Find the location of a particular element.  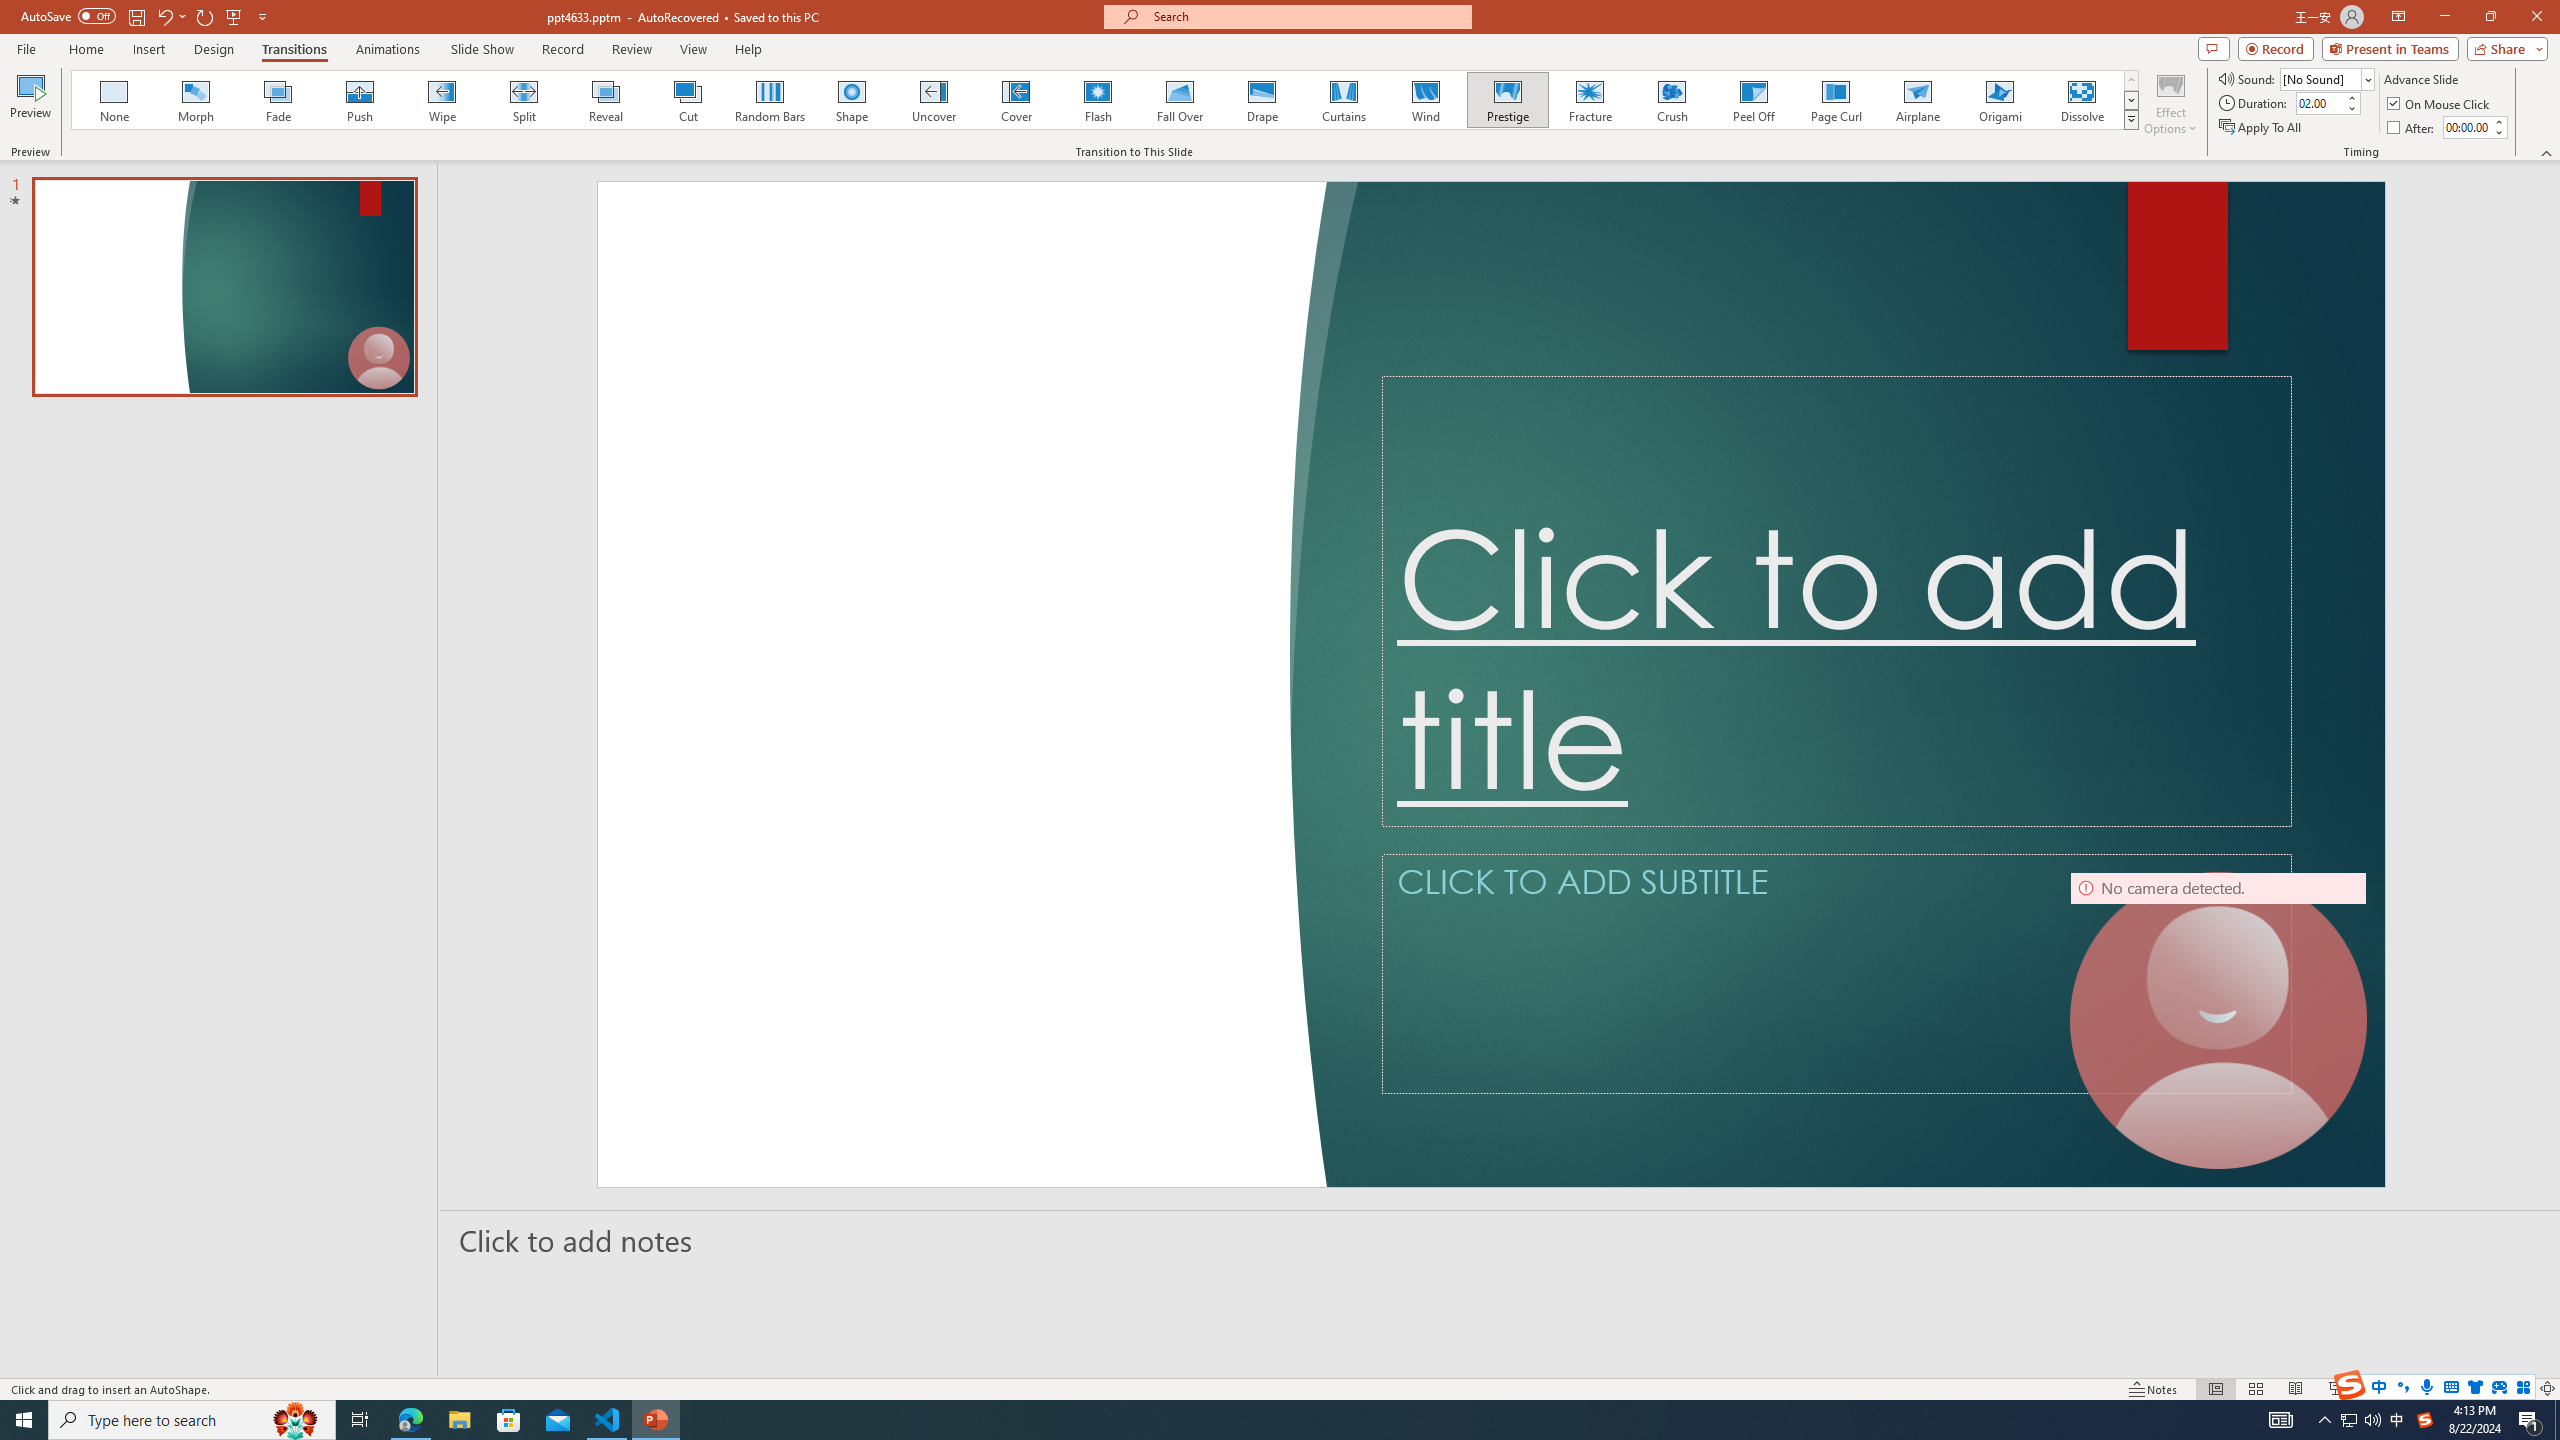

'Page Curl' is located at coordinates (1834, 99).